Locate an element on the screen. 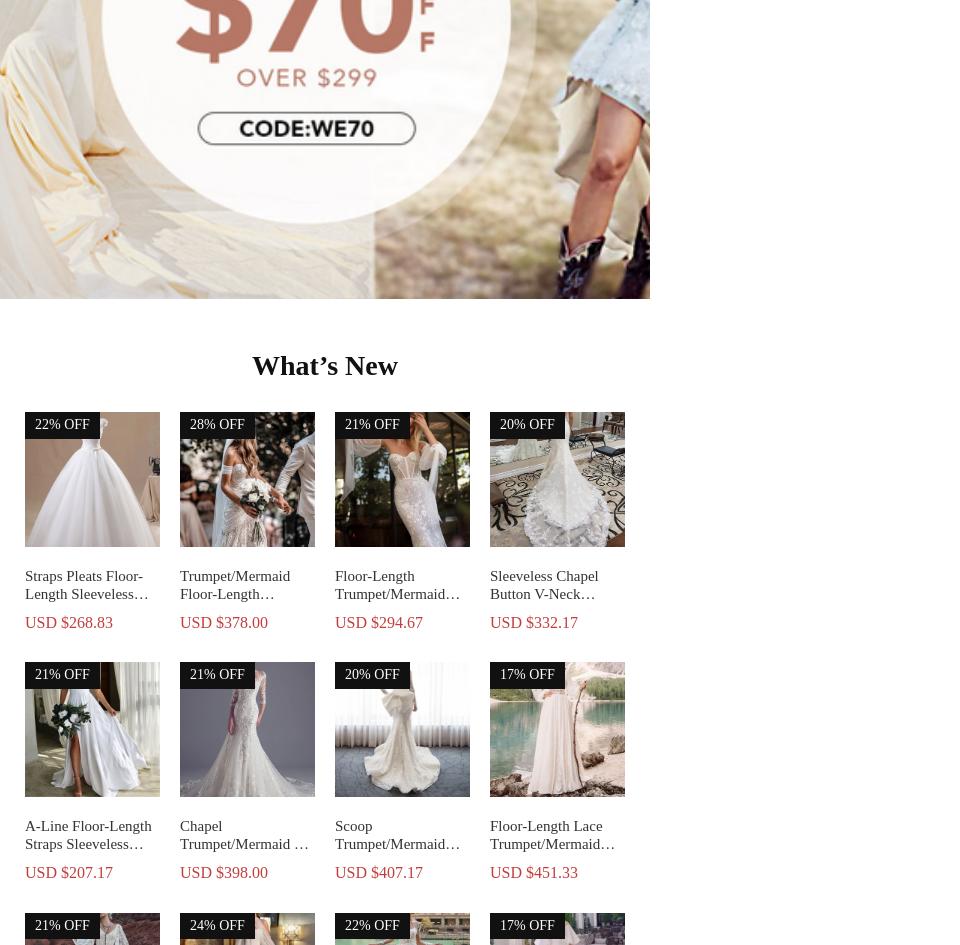 This screenshot has width=960, height=945. 'Sleeveless Chapel Button V-Neck Church Wedding Dress' is located at coordinates (544, 603).